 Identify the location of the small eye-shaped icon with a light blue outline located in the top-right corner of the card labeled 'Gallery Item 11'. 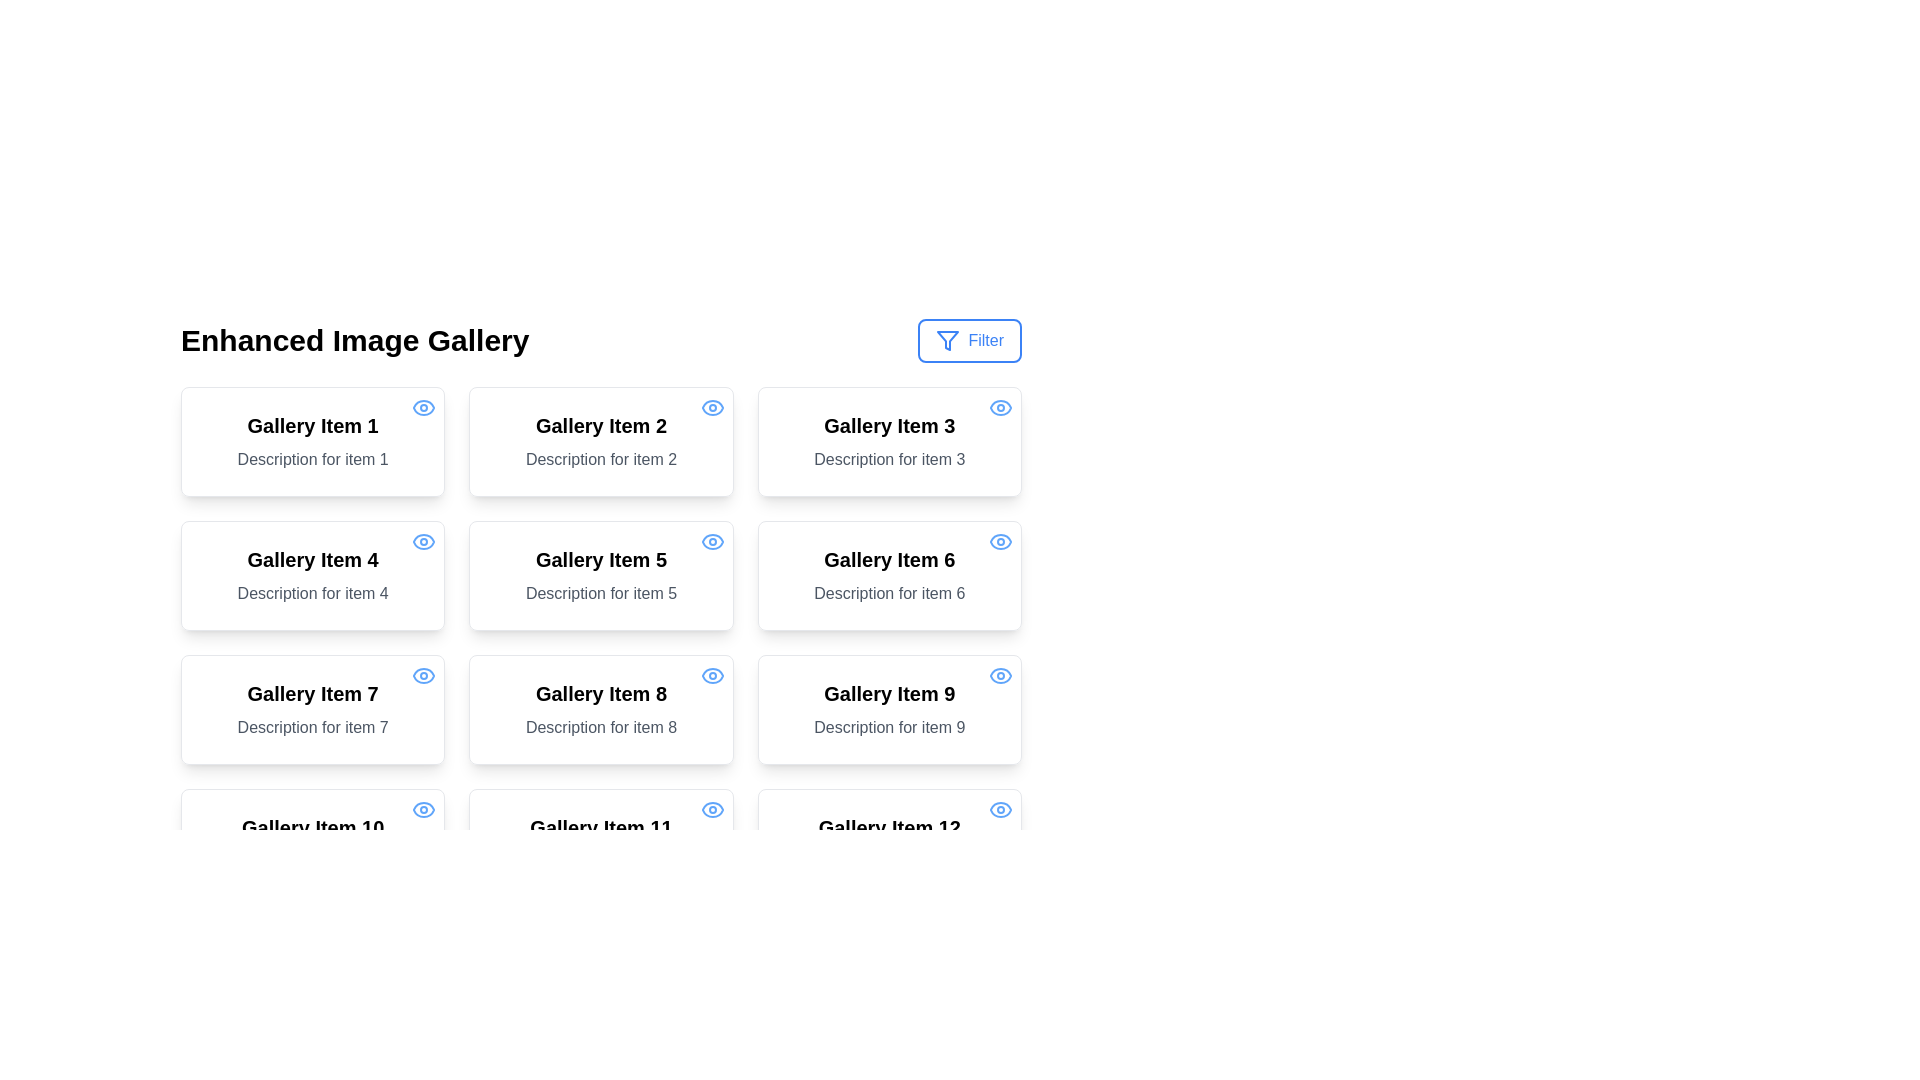
(712, 810).